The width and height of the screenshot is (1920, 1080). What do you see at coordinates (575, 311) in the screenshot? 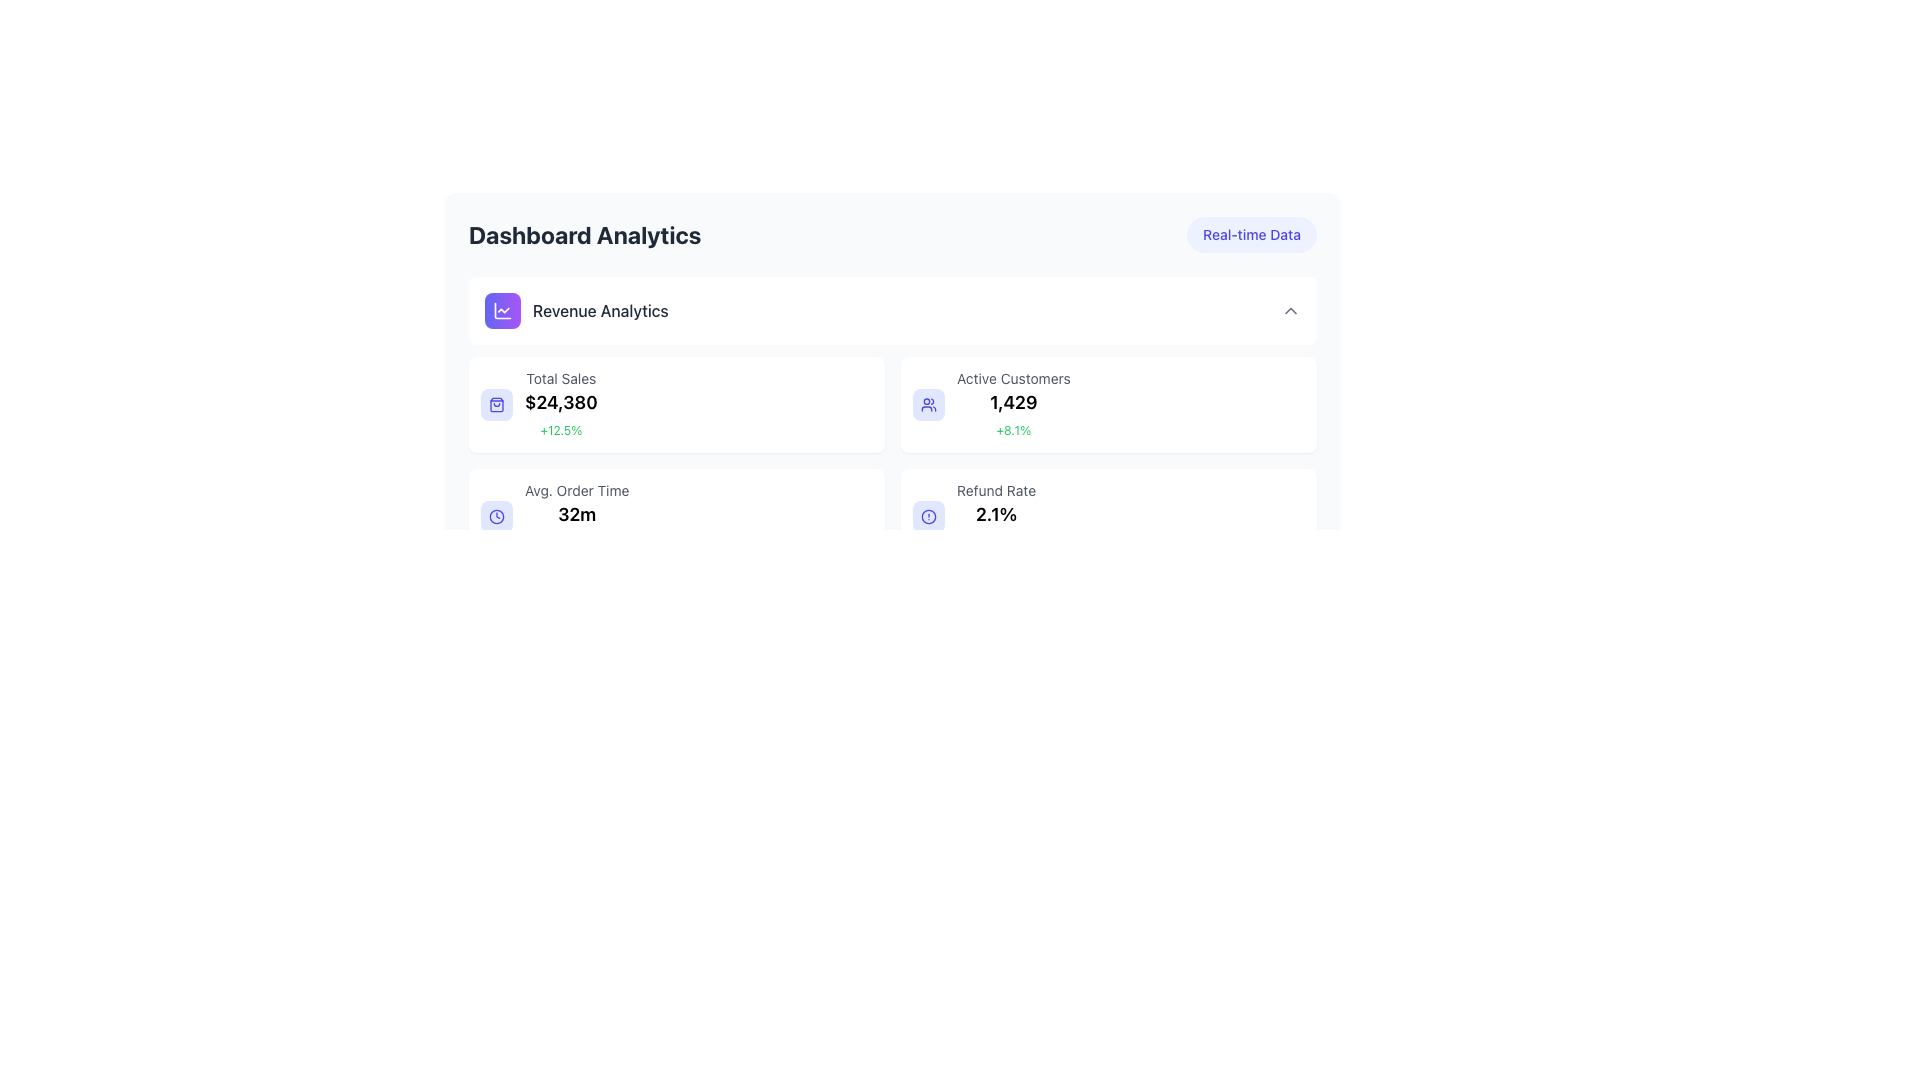
I see `the 'Revenue Analytics' label in the Composite element with a purple gradient background and a chart-like icon` at bounding box center [575, 311].